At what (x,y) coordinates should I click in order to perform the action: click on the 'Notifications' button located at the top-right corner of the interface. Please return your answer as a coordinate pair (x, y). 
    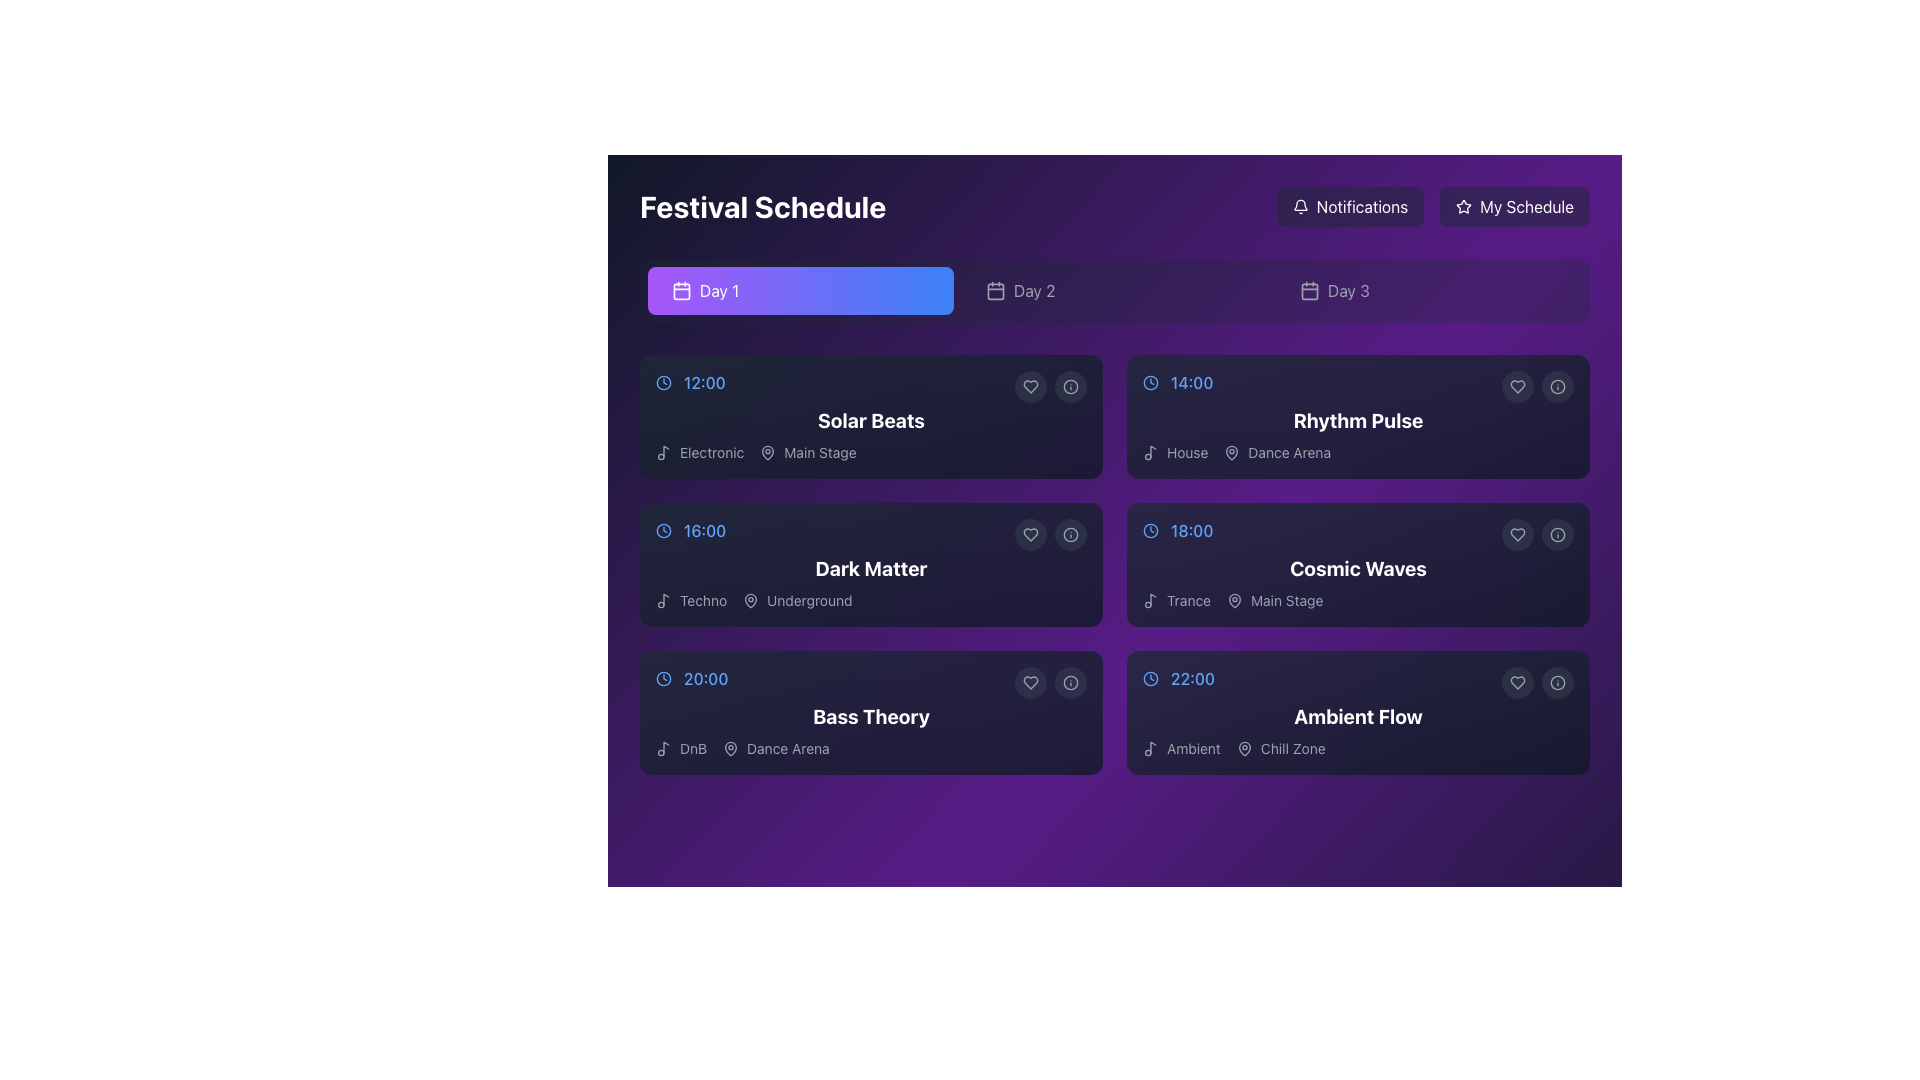
    Looking at the image, I should click on (1350, 207).